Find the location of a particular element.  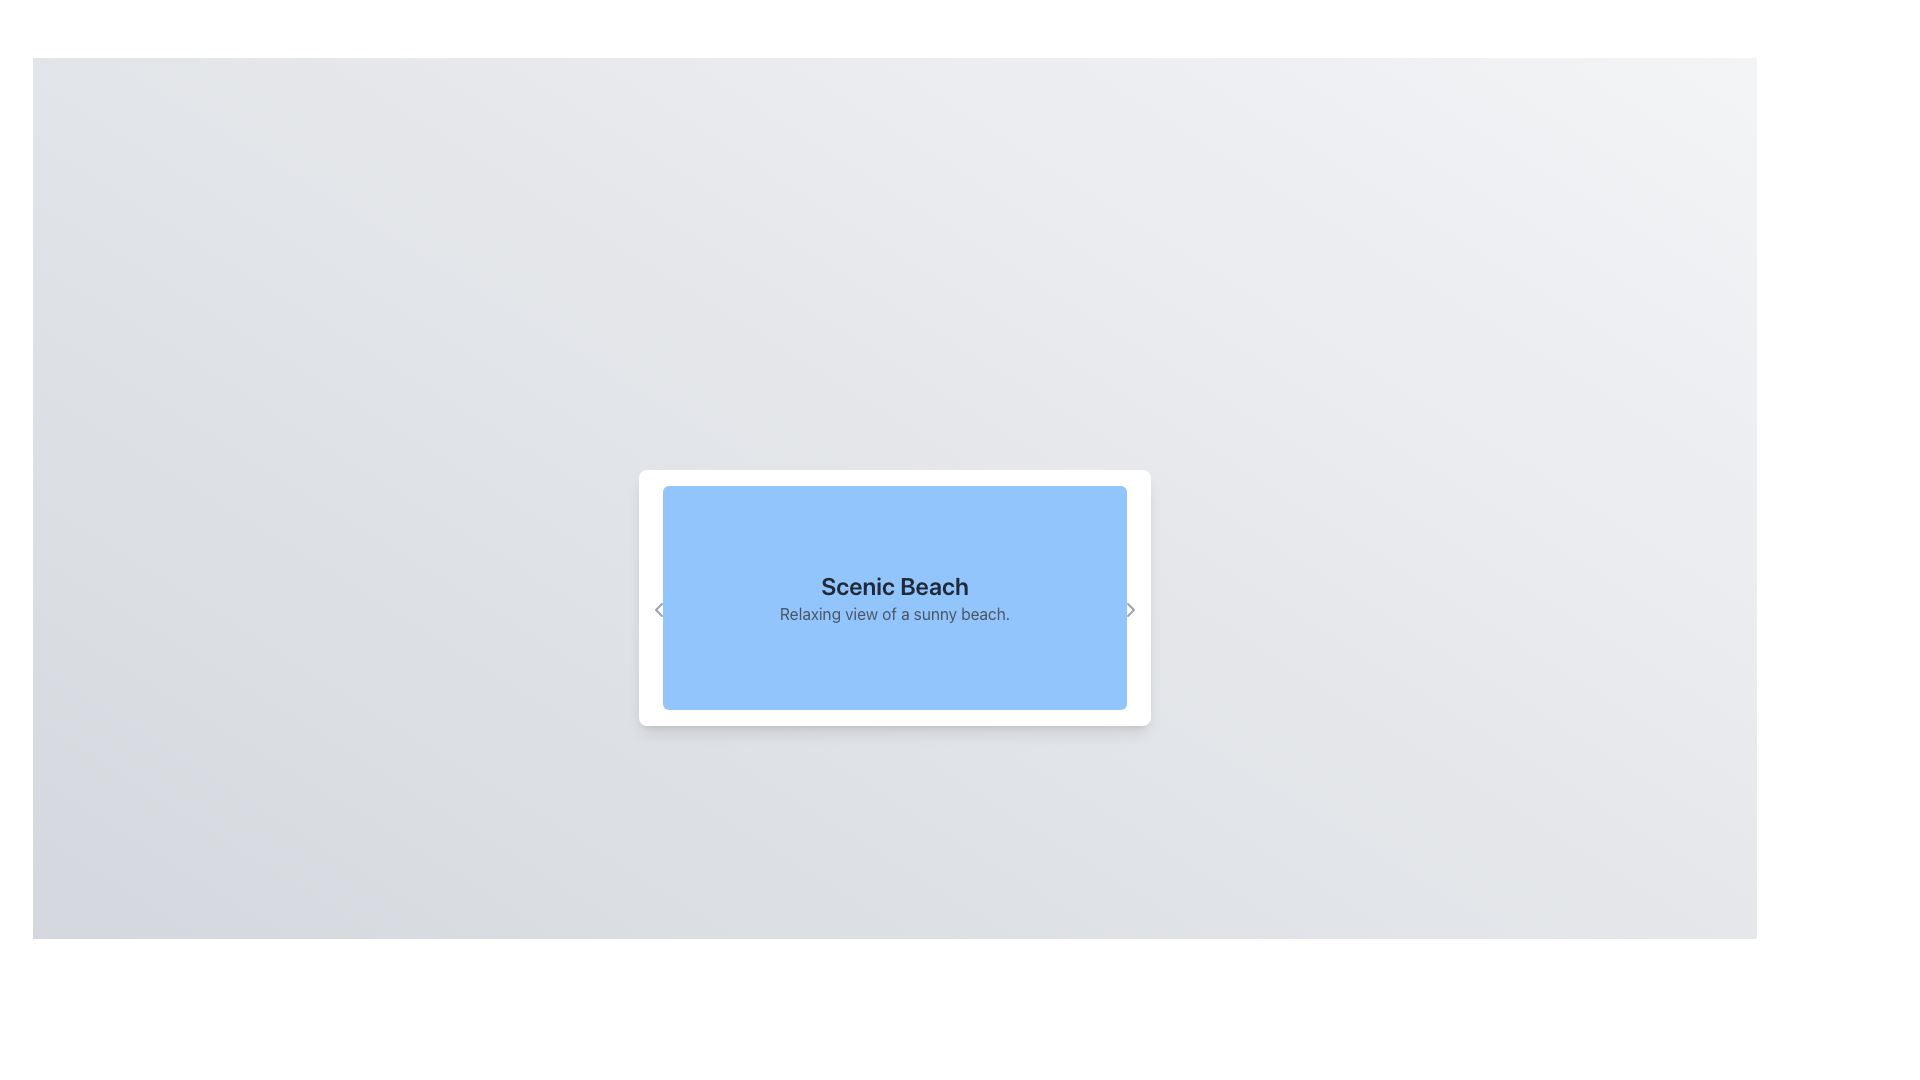

the rightward-pointing chevron arrow icon located on the navigation interface beneath the 'Scenic Beach' text is located at coordinates (1131, 608).